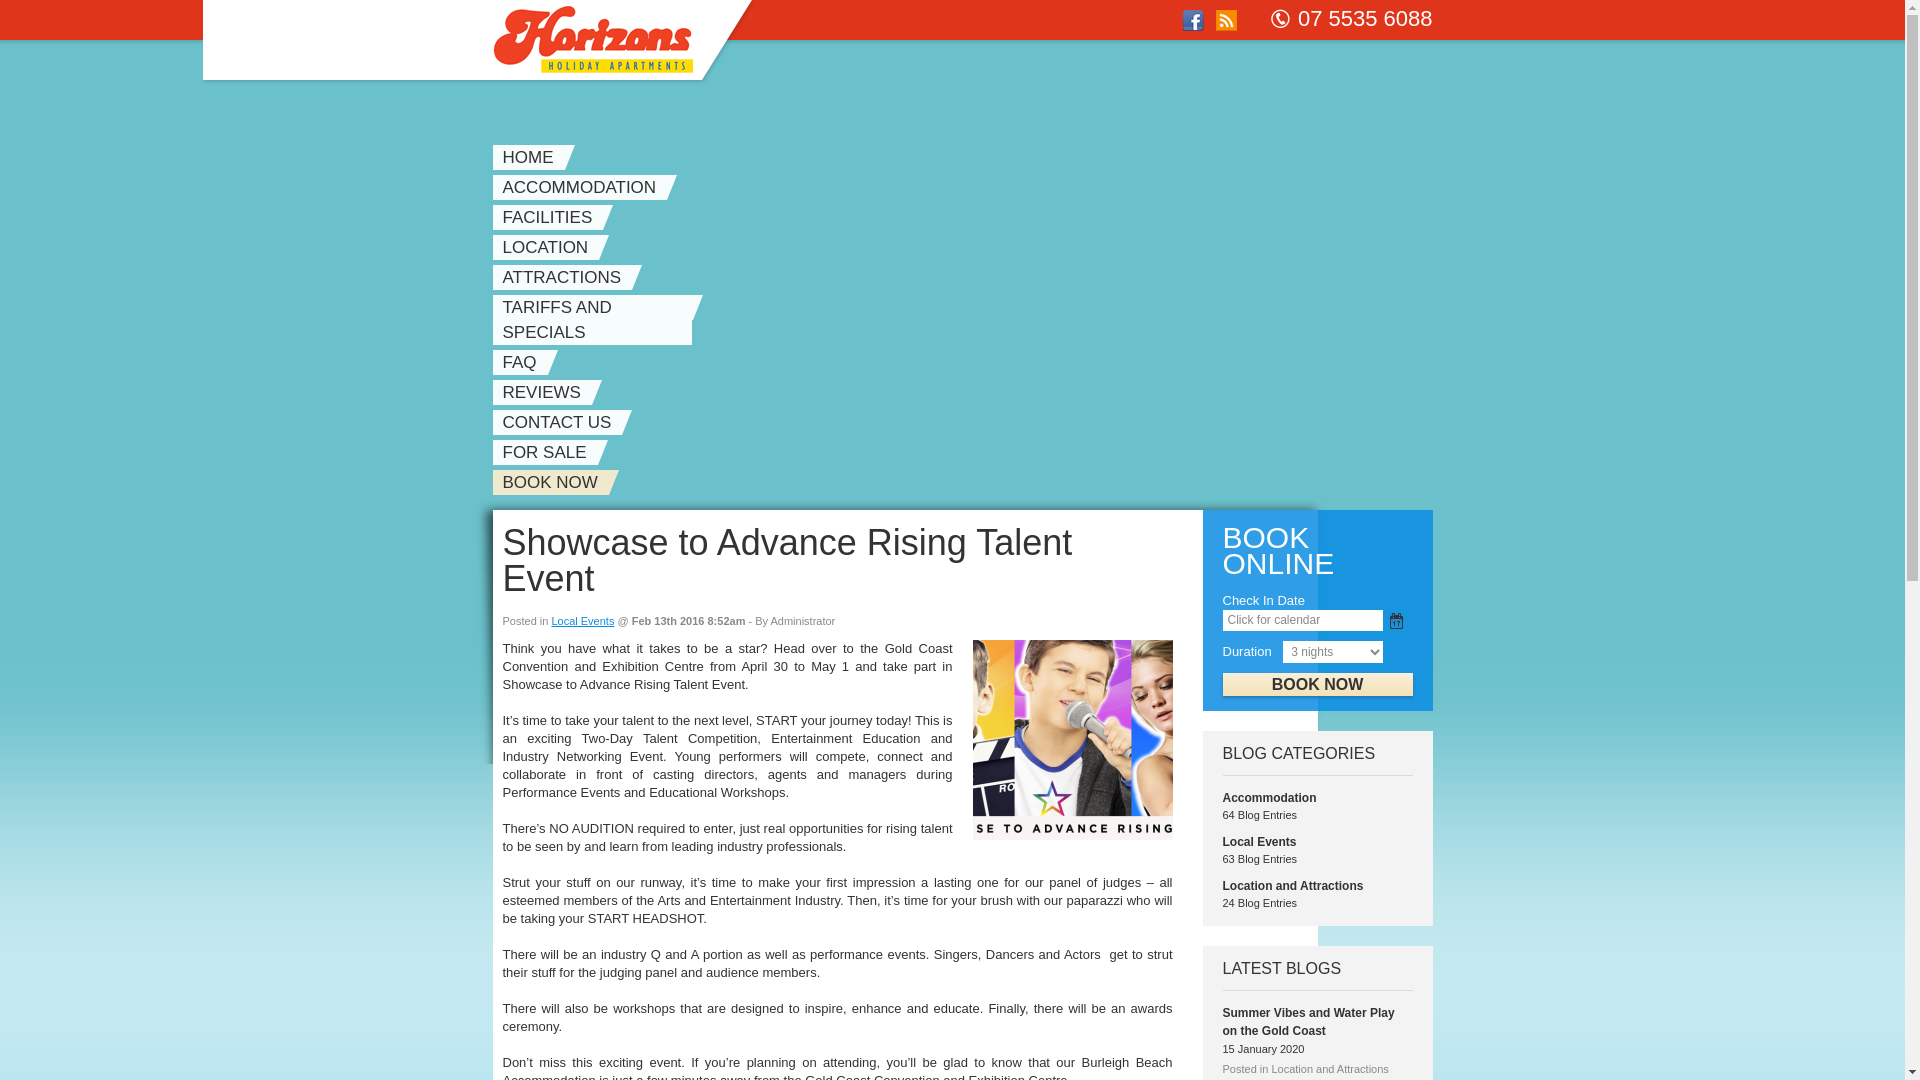  What do you see at coordinates (1316, 683) in the screenshot?
I see `'Book Now'` at bounding box center [1316, 683].